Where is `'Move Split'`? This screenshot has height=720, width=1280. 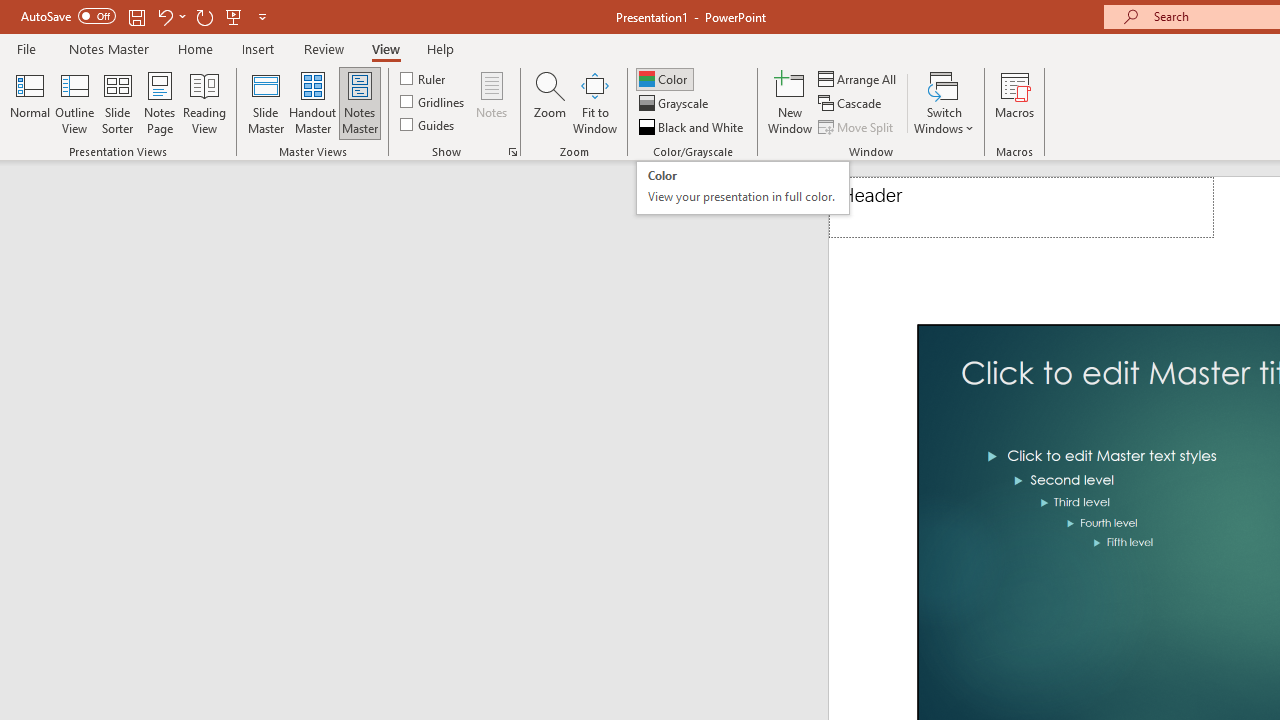
'Move Split' is located at coordinates (857, 127).